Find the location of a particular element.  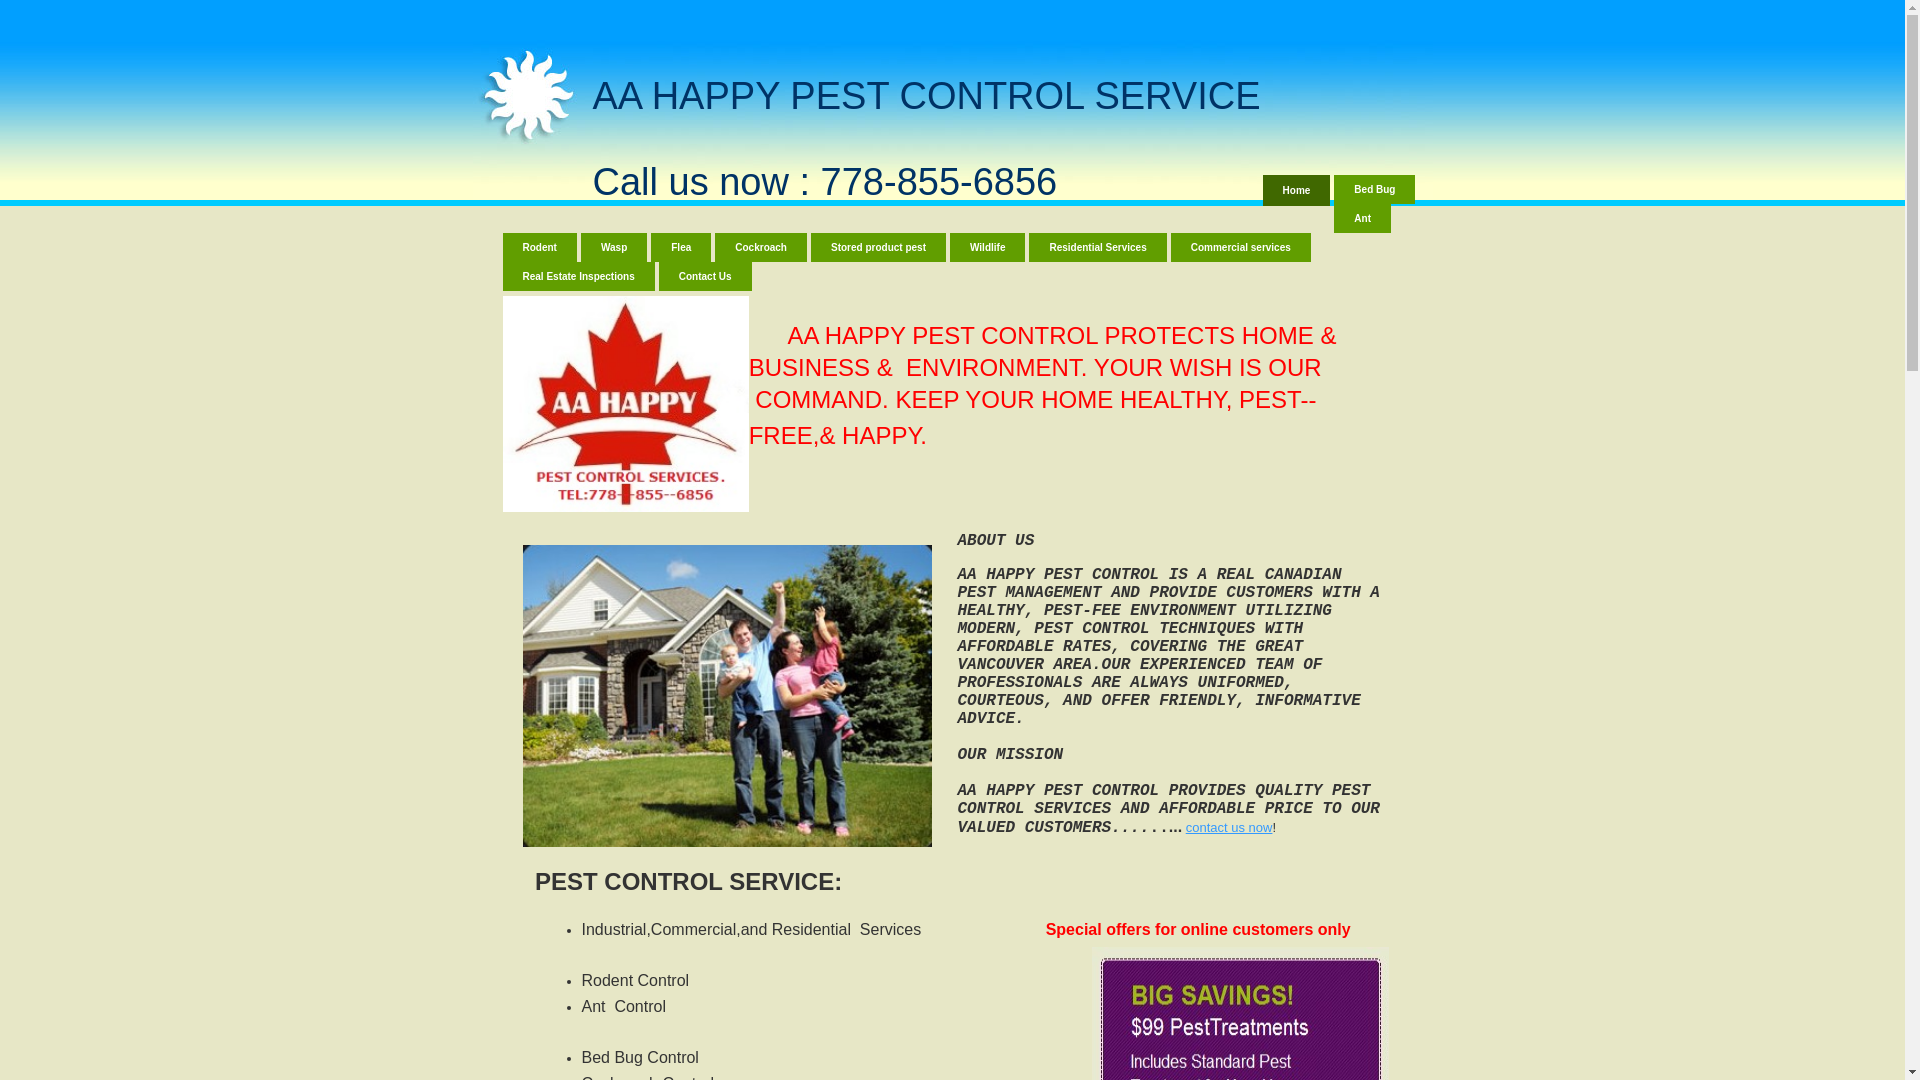

'Contact Us' is located at coordinates (705, 276).